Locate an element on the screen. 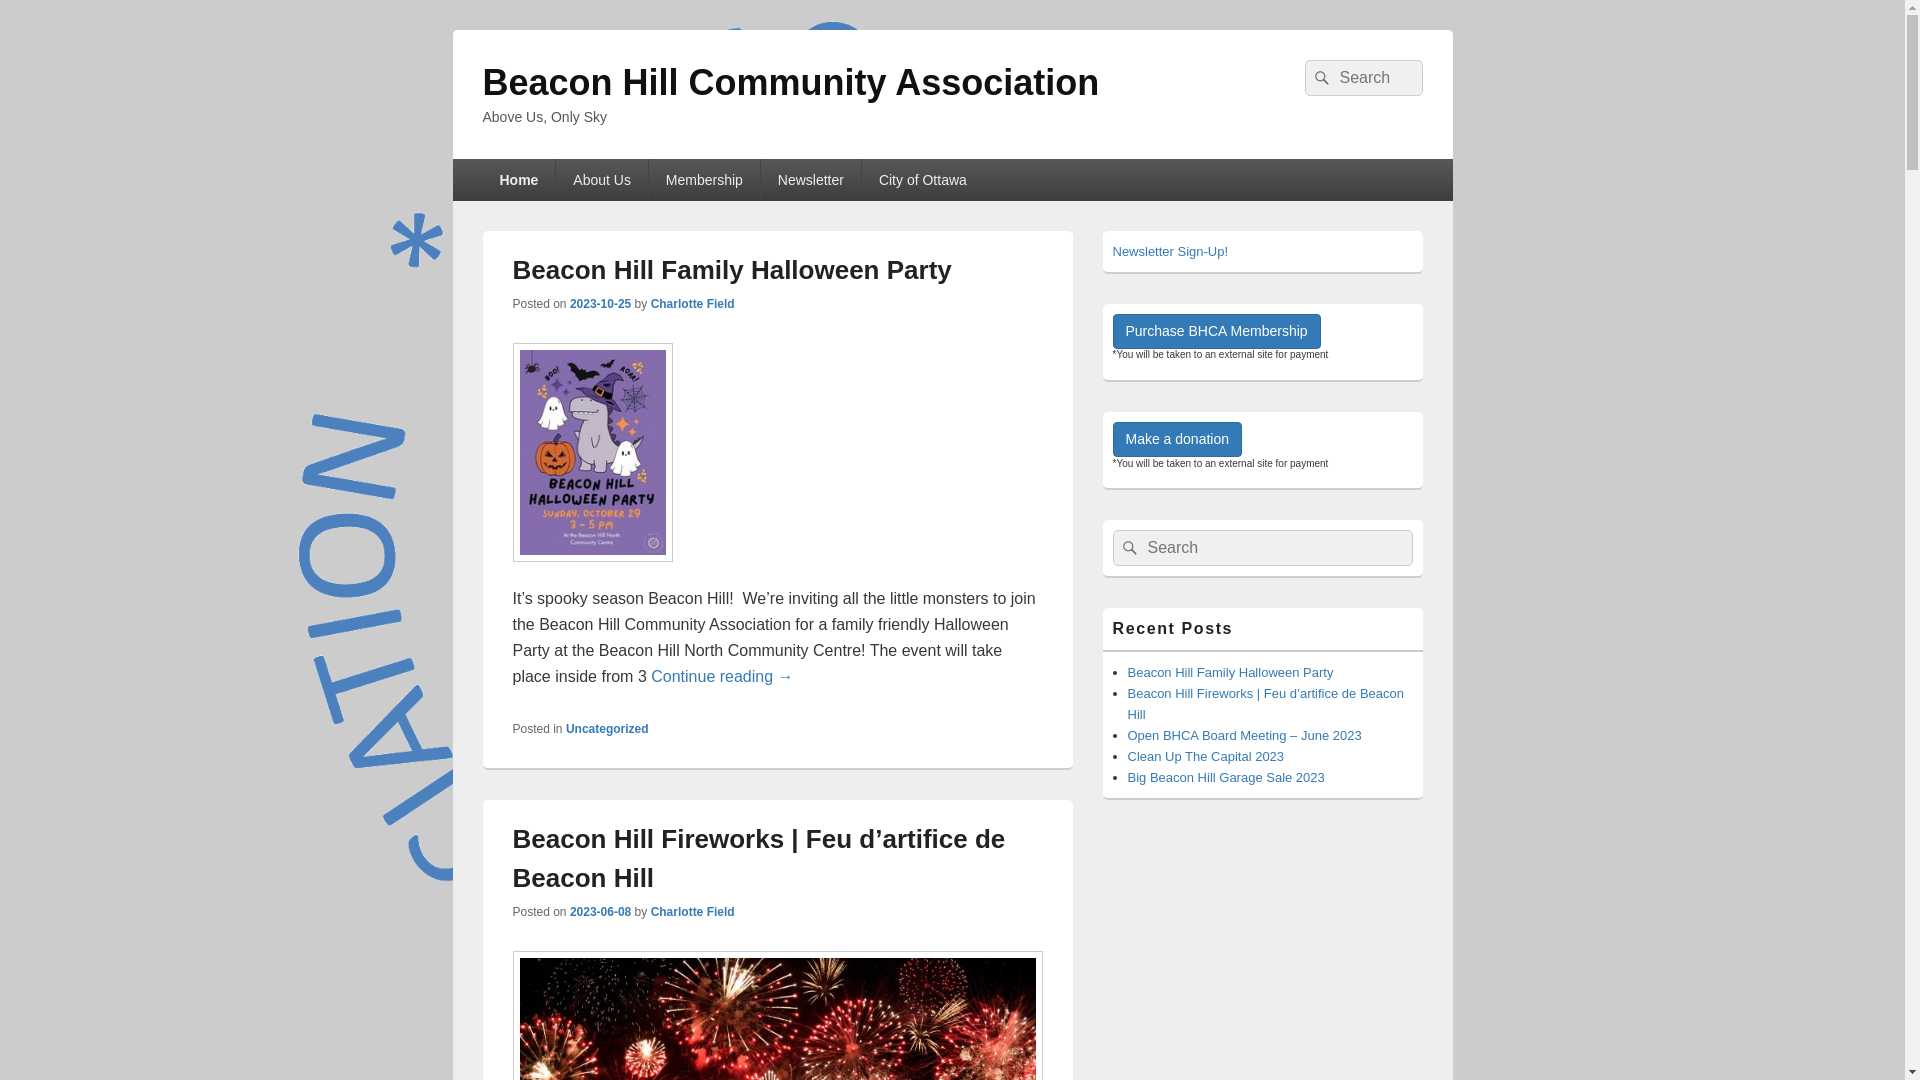  'Make a donation' is located at coordinates (1176, 438).